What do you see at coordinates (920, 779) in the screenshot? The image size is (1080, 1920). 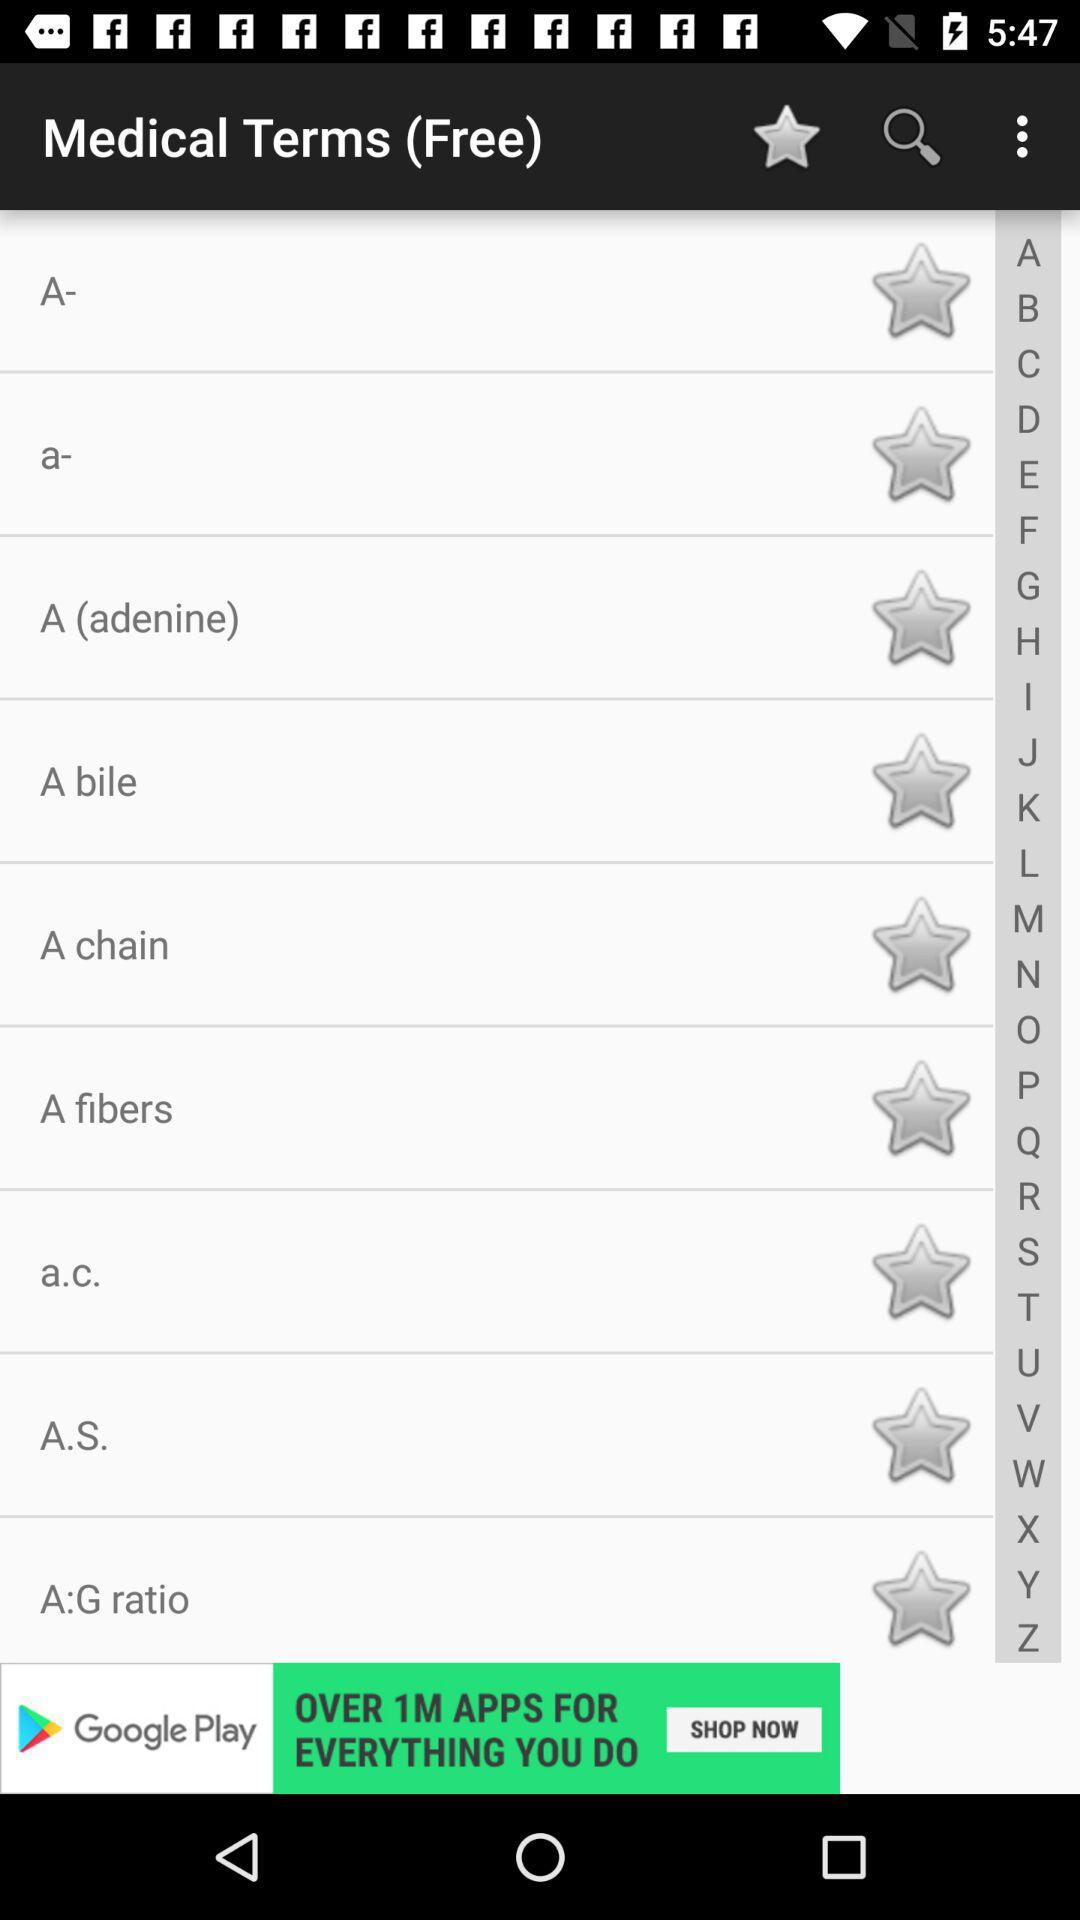 I see `see medical terms listing for a bile` at bounding box center [920, 779].